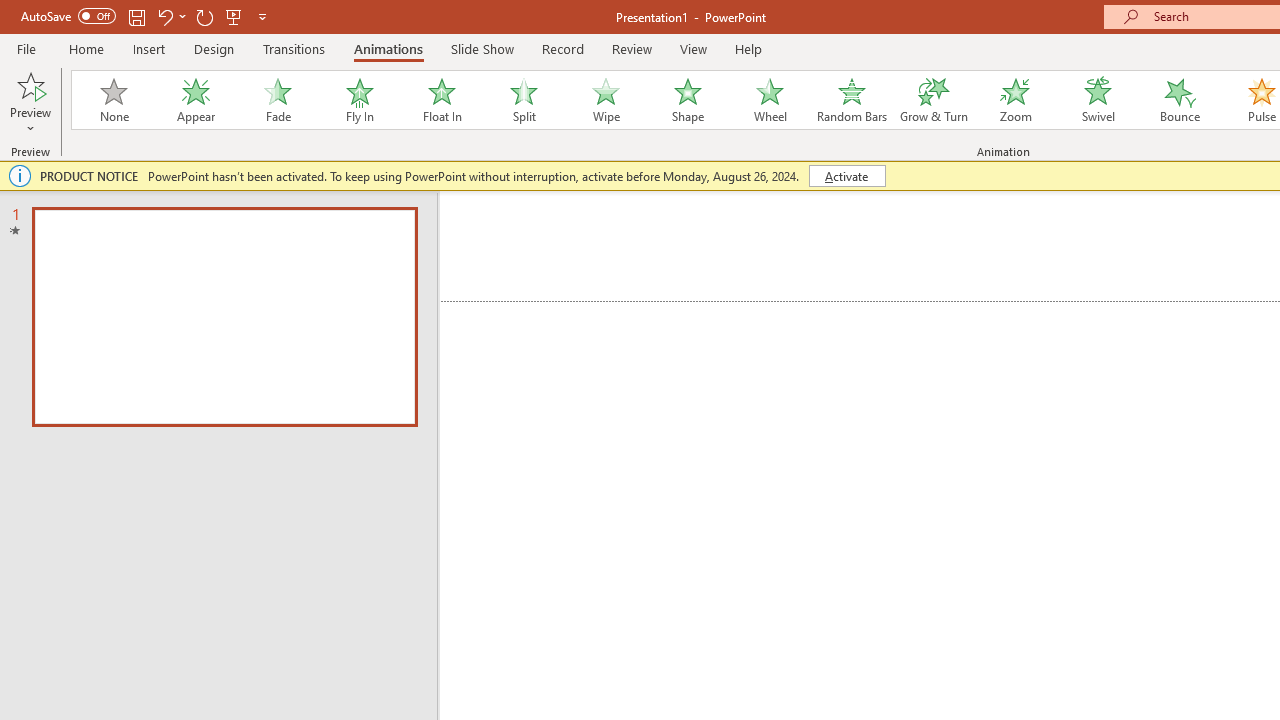 The width and height of the screenshot is (1280, 720). What do you see at coordinates (523, 100) in the screenshot?
I see `'Split'` at bounding box center [523, 100].